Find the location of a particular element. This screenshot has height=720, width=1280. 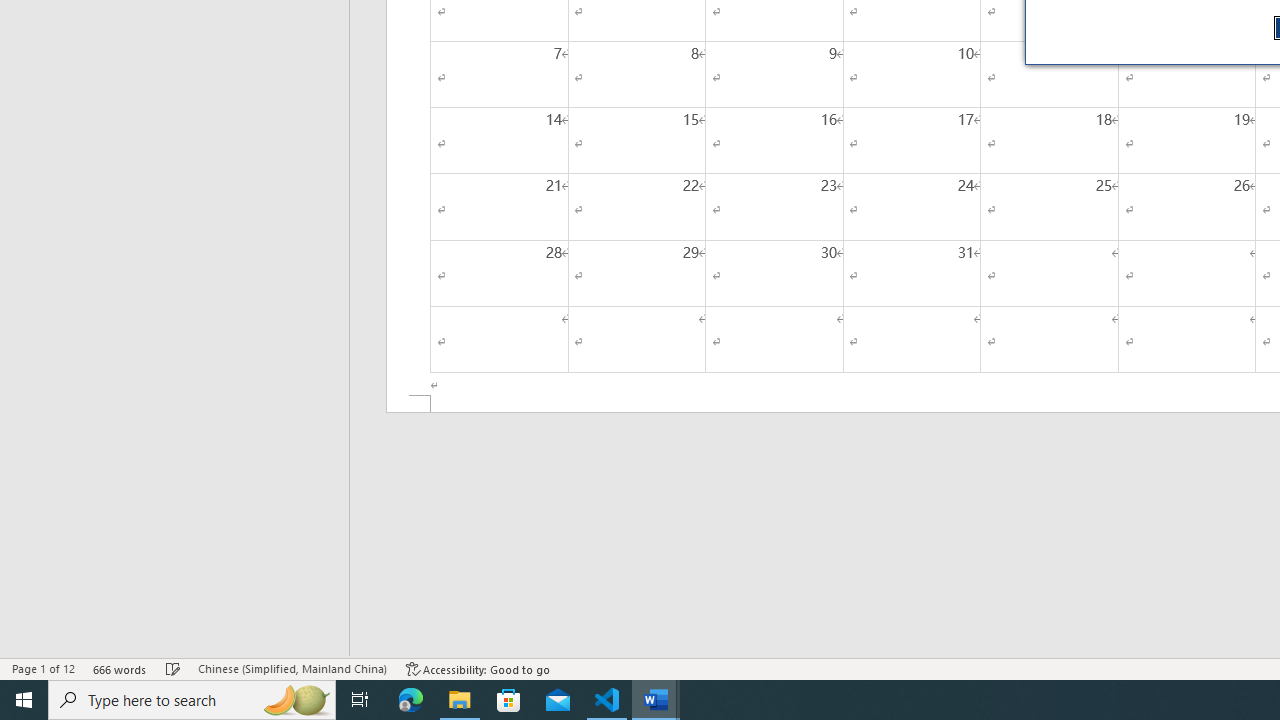

'Word - 2 running windows' is located at coordinates (656, 698).